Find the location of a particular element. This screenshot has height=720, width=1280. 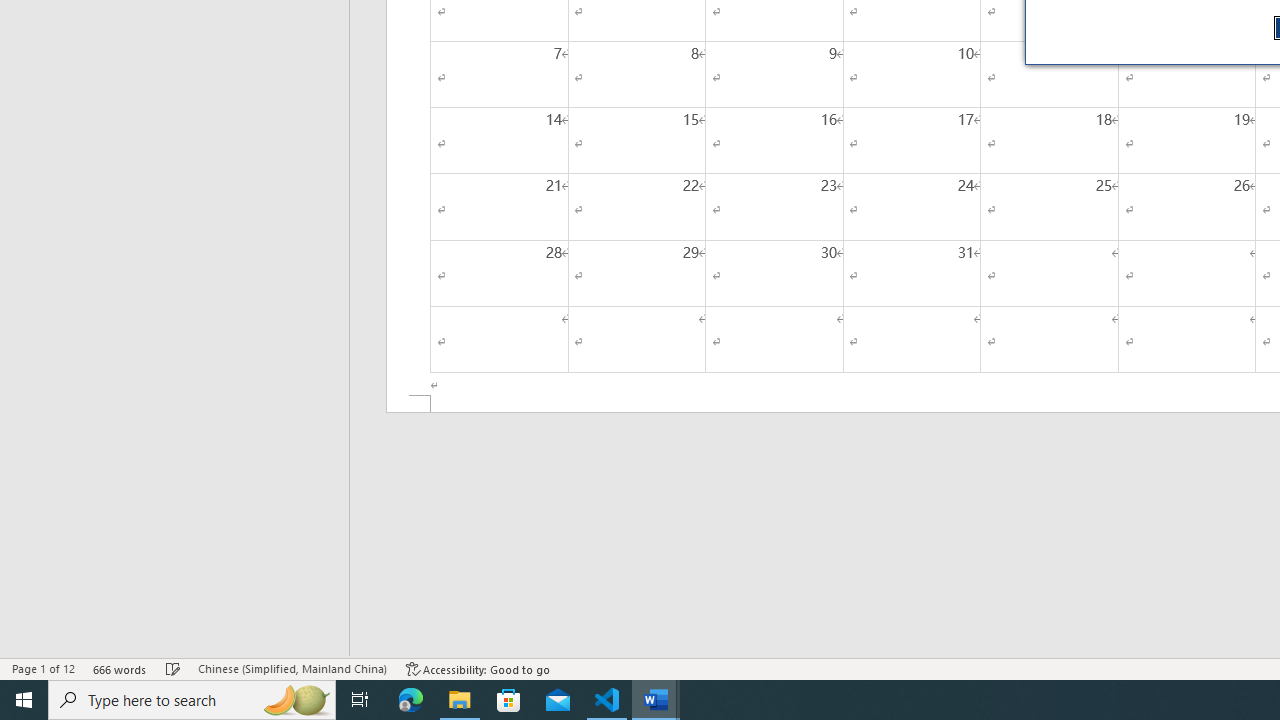

'Word - 2 running windows' is located at coordinates (656, 698).